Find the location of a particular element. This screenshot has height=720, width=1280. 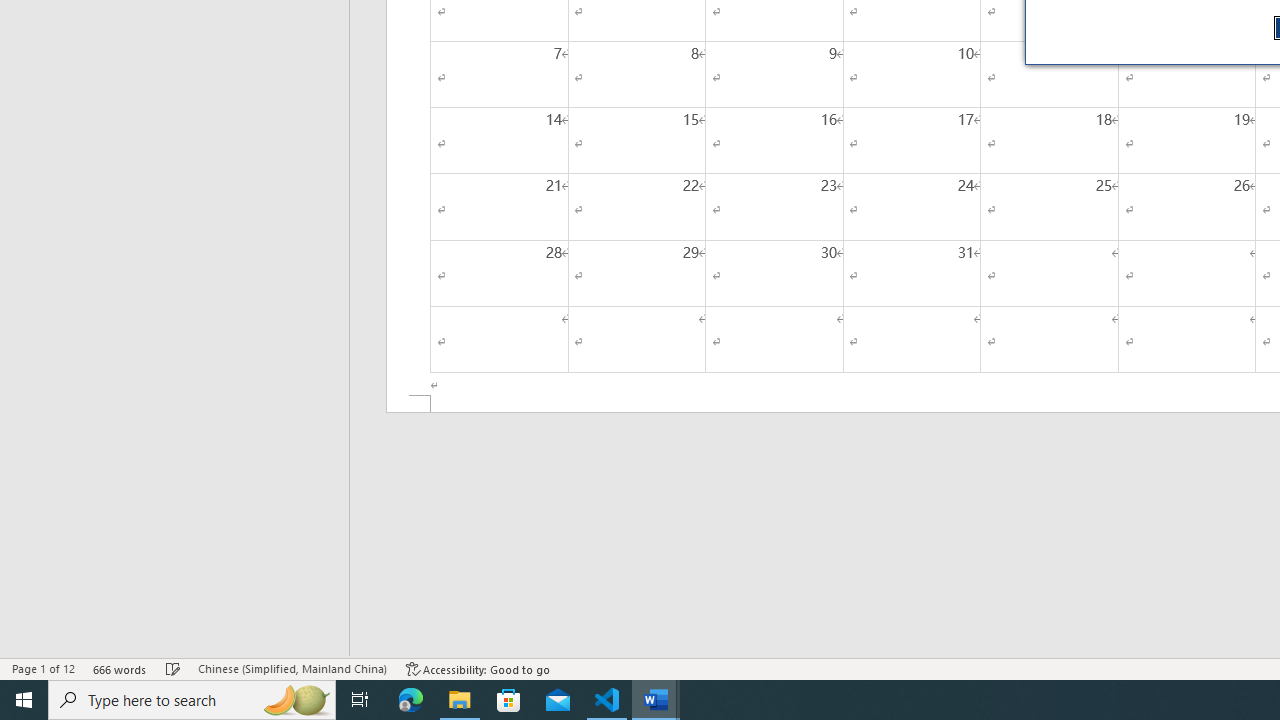

'Word - 2 running windows' is located at coordinates (656, 698).